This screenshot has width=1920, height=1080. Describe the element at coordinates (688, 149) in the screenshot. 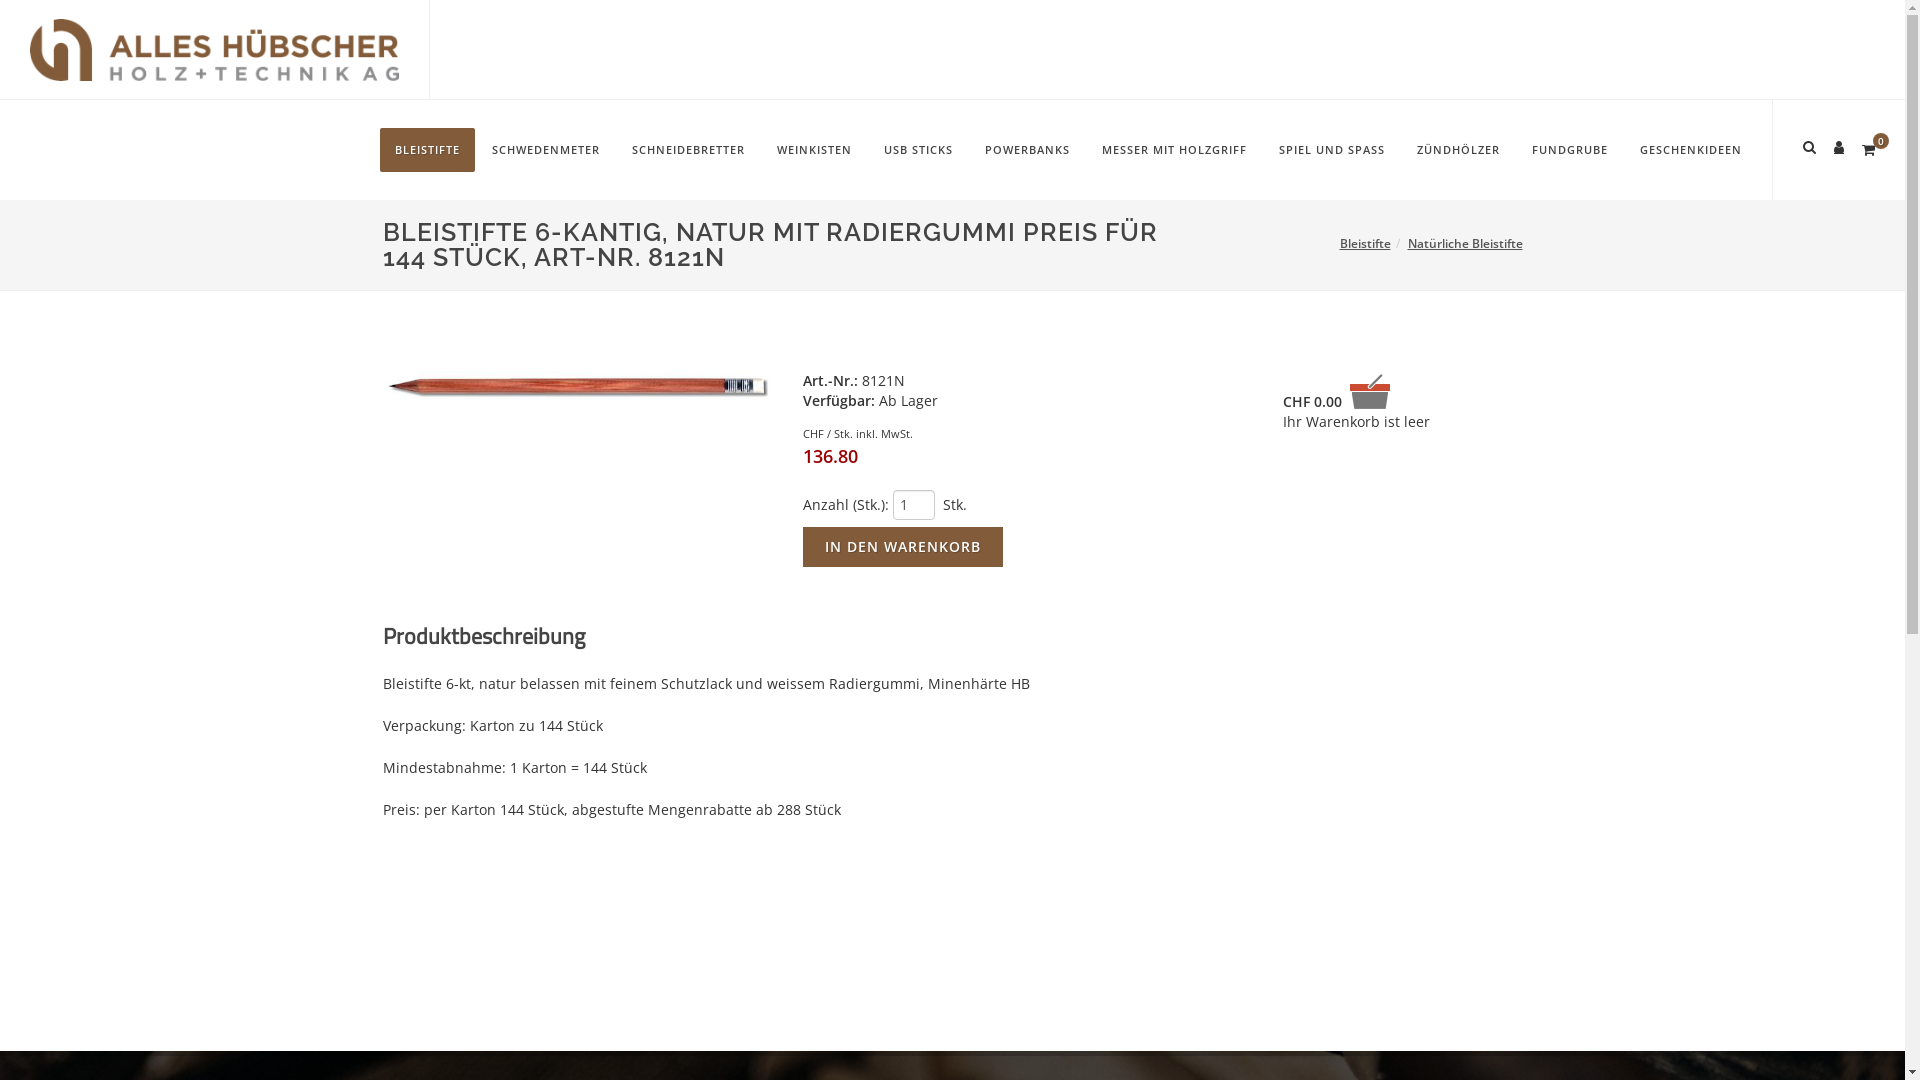

I see `'SCHNEIDEBRETTER'` at that location.